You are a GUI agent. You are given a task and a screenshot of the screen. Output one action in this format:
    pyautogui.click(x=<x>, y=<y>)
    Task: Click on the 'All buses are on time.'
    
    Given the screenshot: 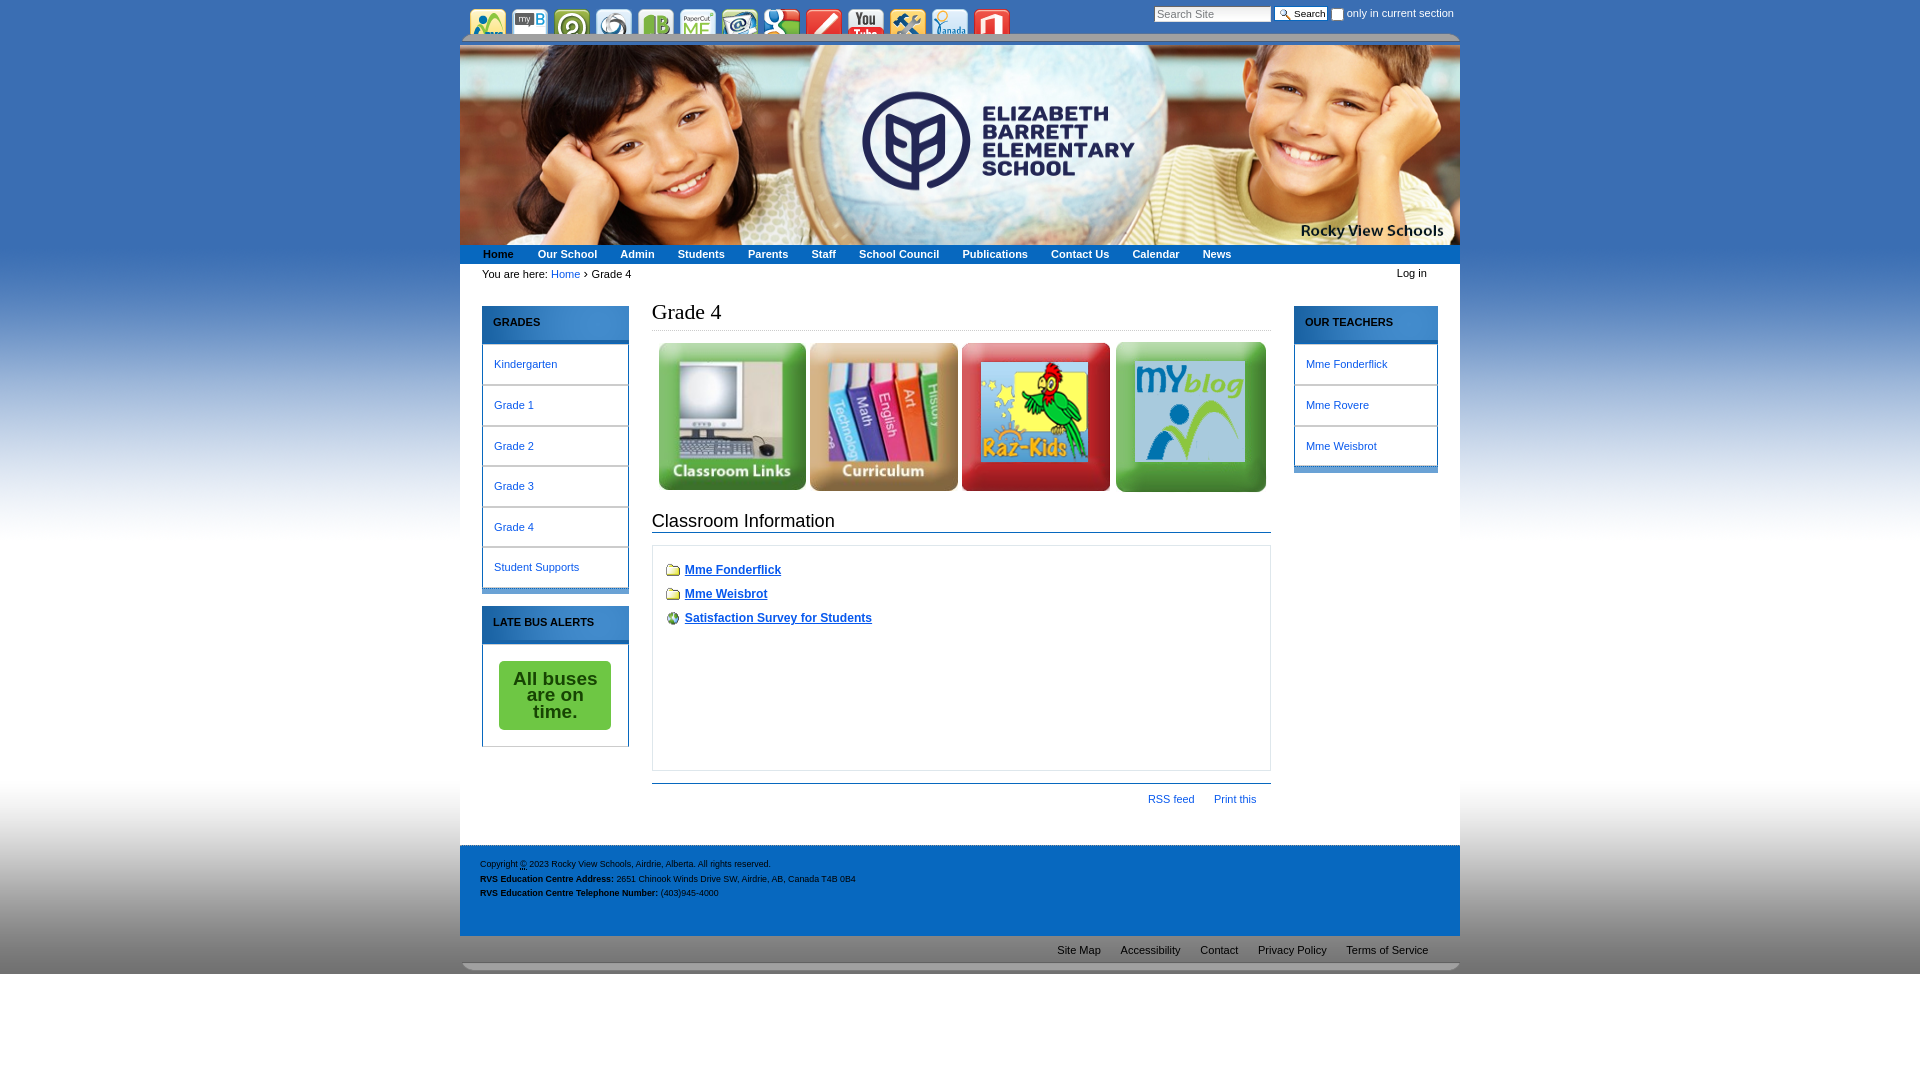 What is the action you would take?
    pyautogui.click(x=555, y=694)
    